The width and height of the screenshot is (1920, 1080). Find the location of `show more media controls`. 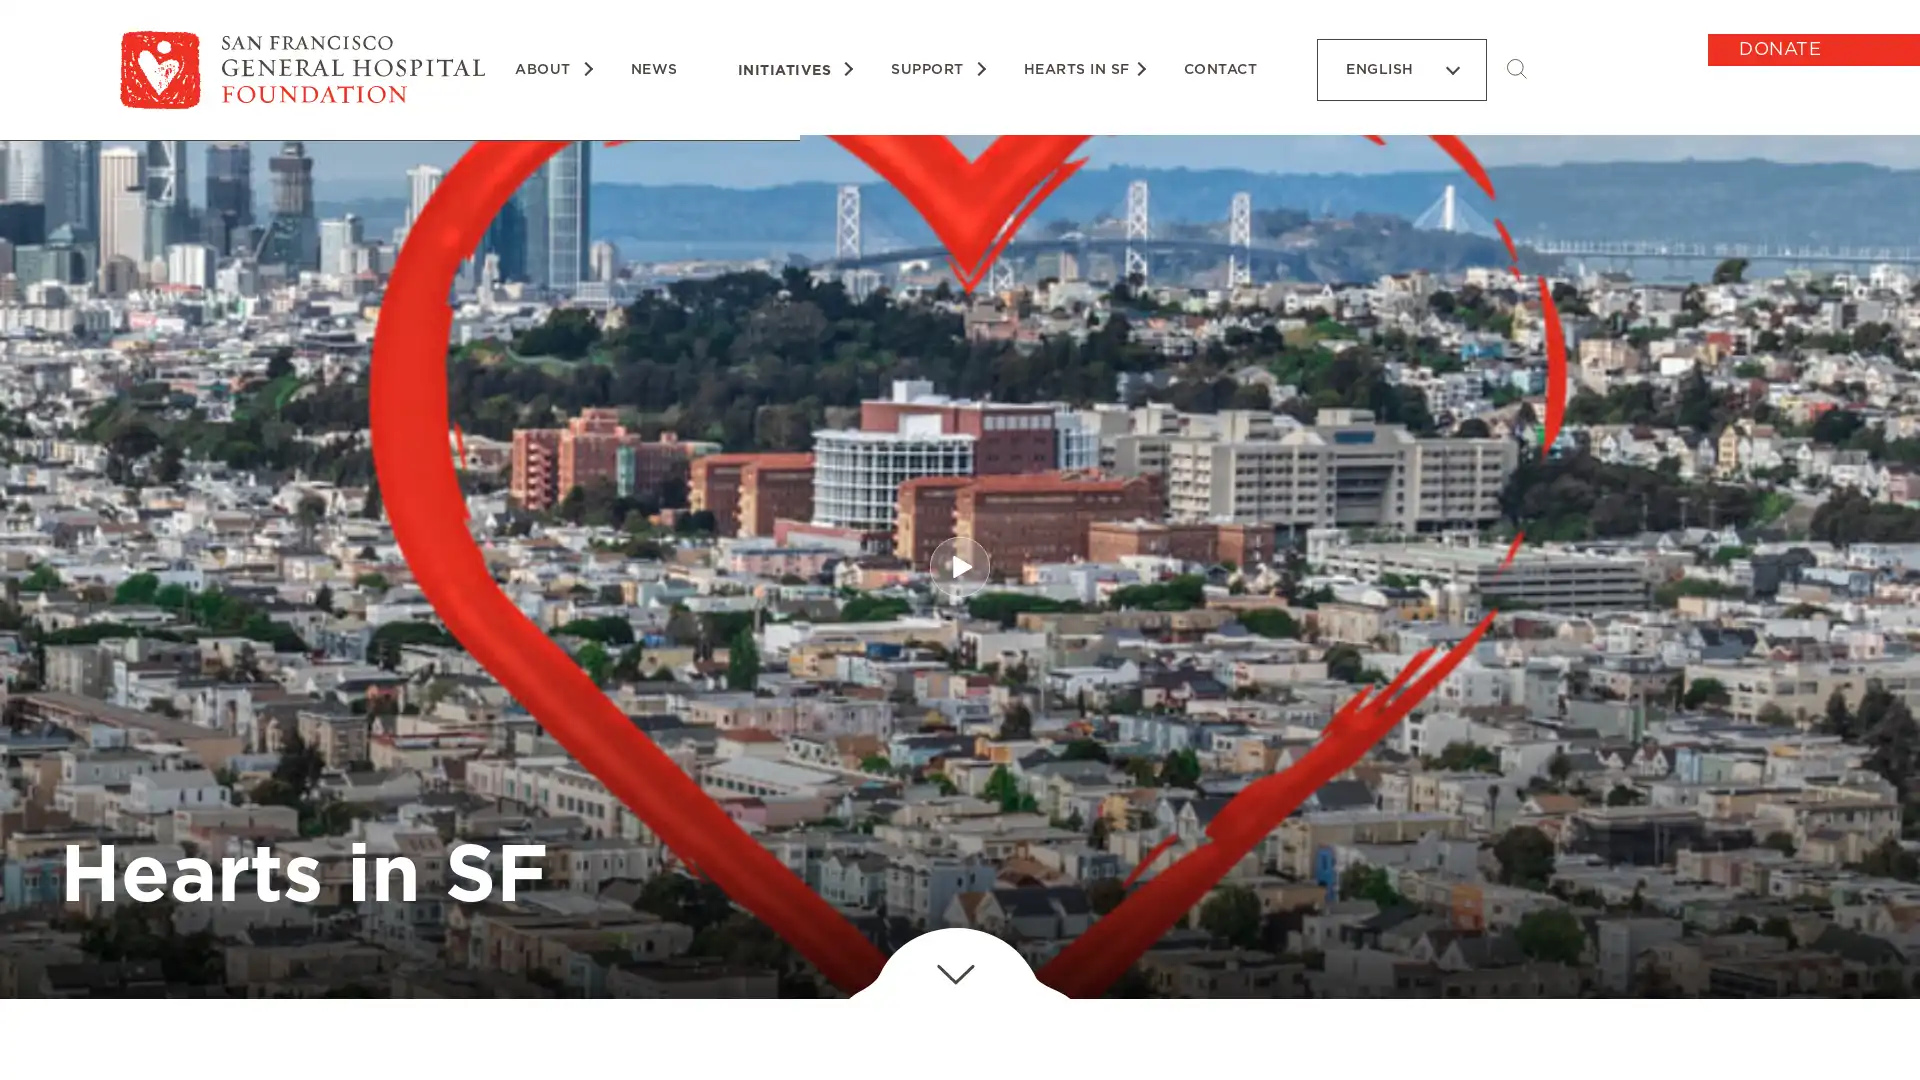

show more media controls is located at coordinates (1871, 942).